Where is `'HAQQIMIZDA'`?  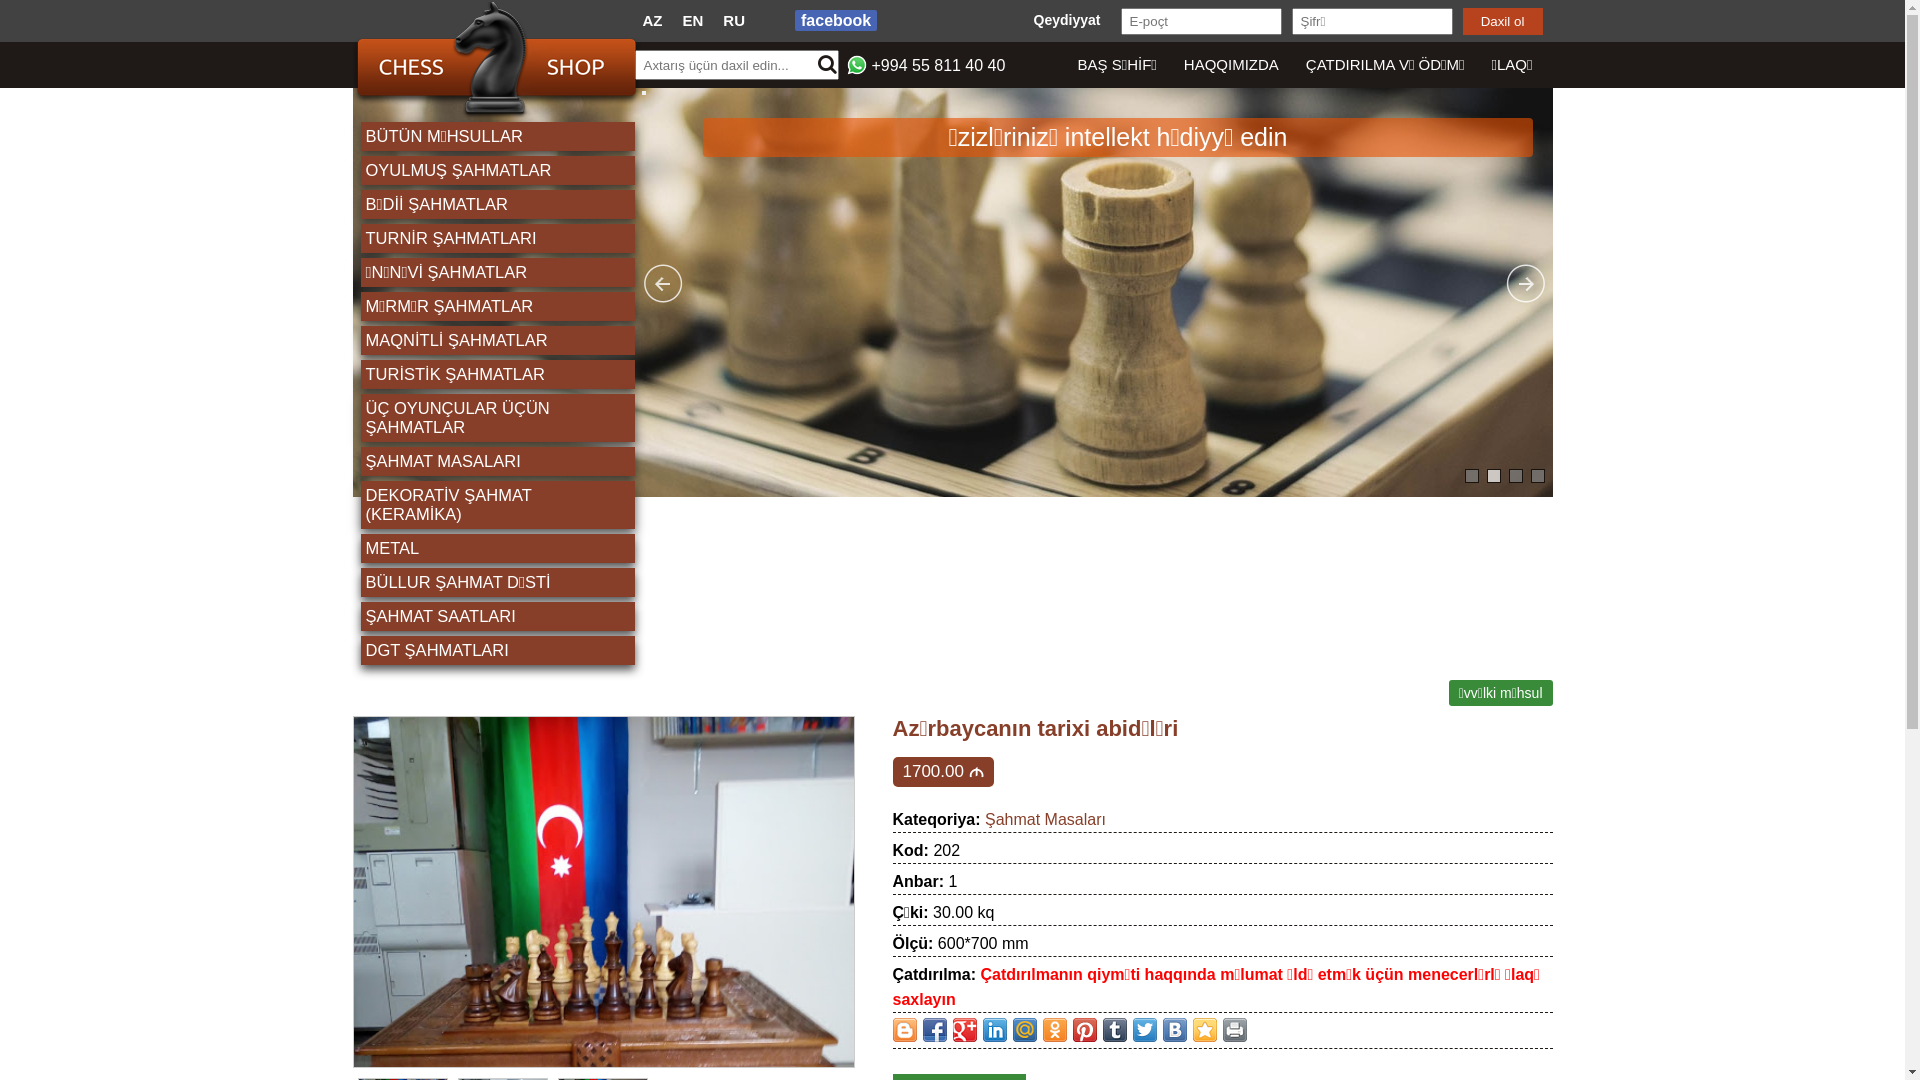
'HAQQIMIZDA' is located at coordinates (1229, 64).